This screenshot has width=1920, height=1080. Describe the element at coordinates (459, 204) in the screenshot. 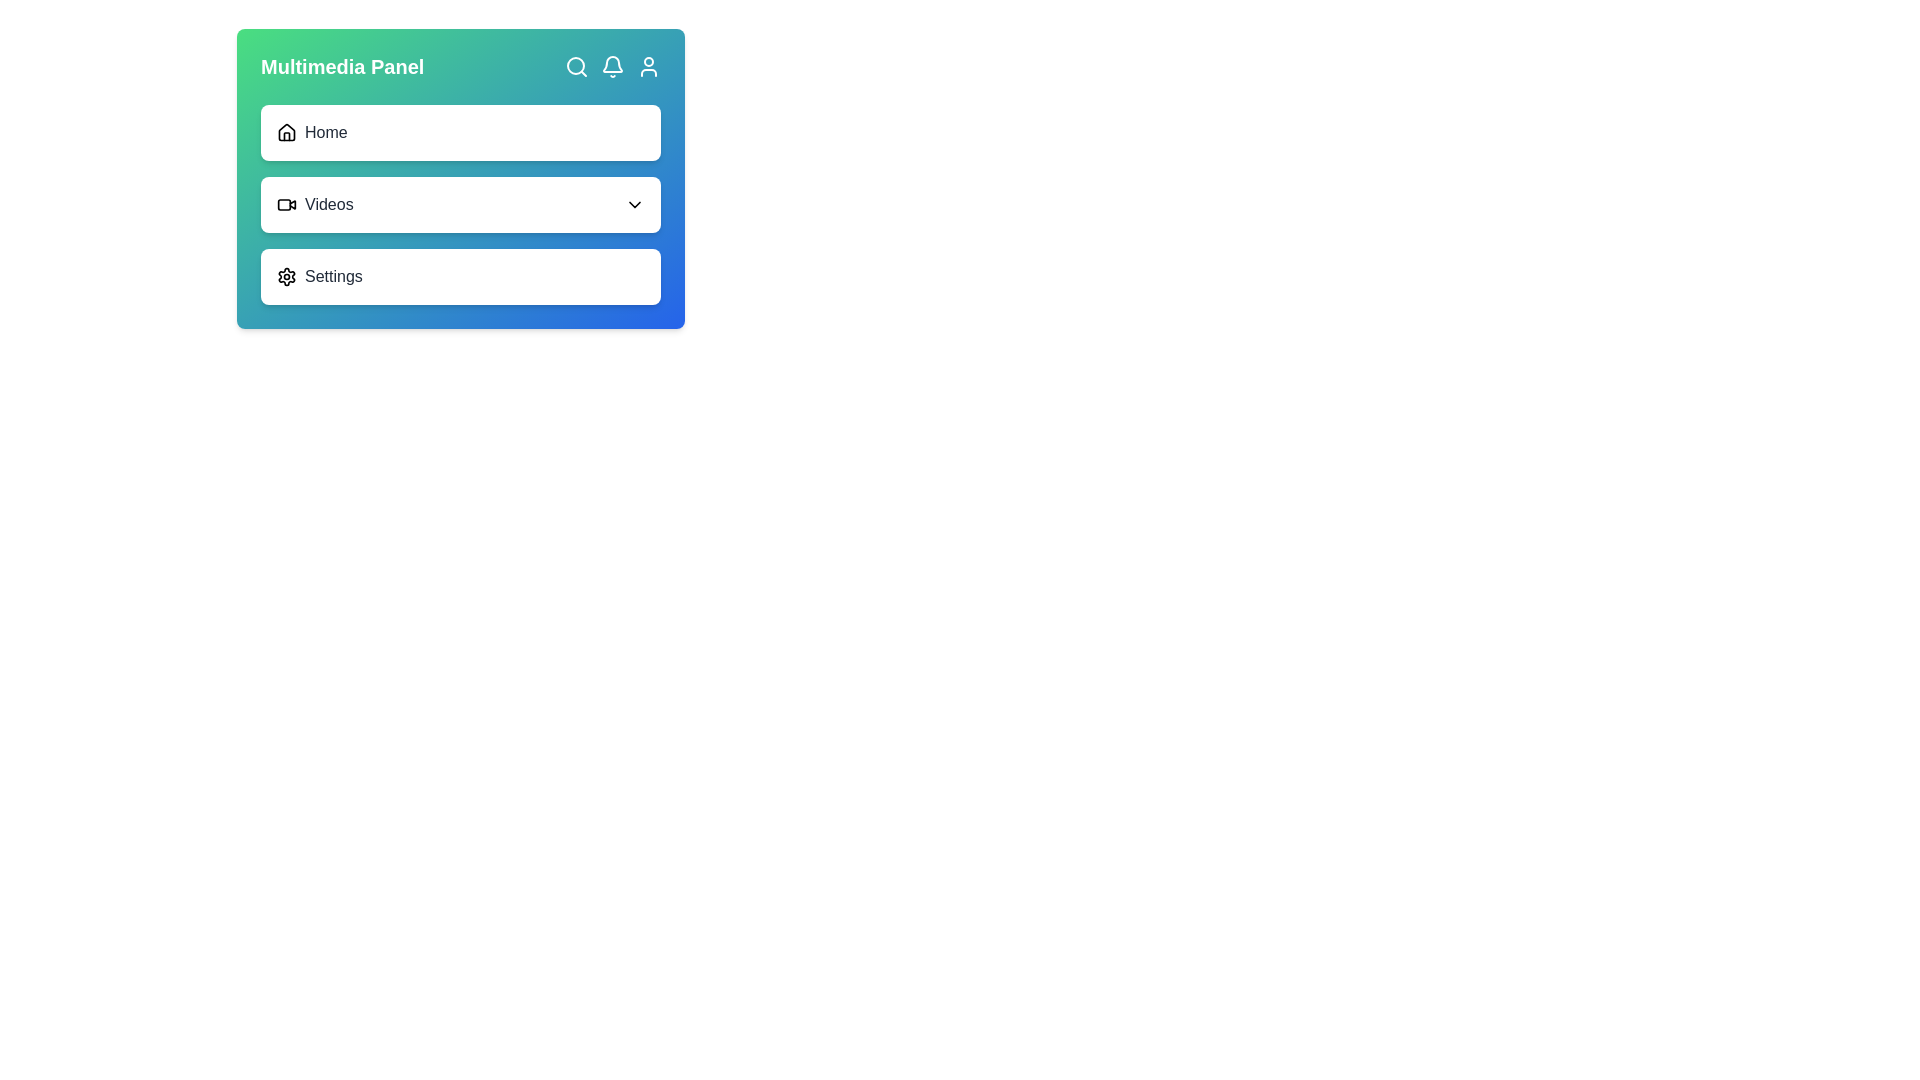

I see `the 'Videos' navigation button, which is the second item in a vertical list` at that location.